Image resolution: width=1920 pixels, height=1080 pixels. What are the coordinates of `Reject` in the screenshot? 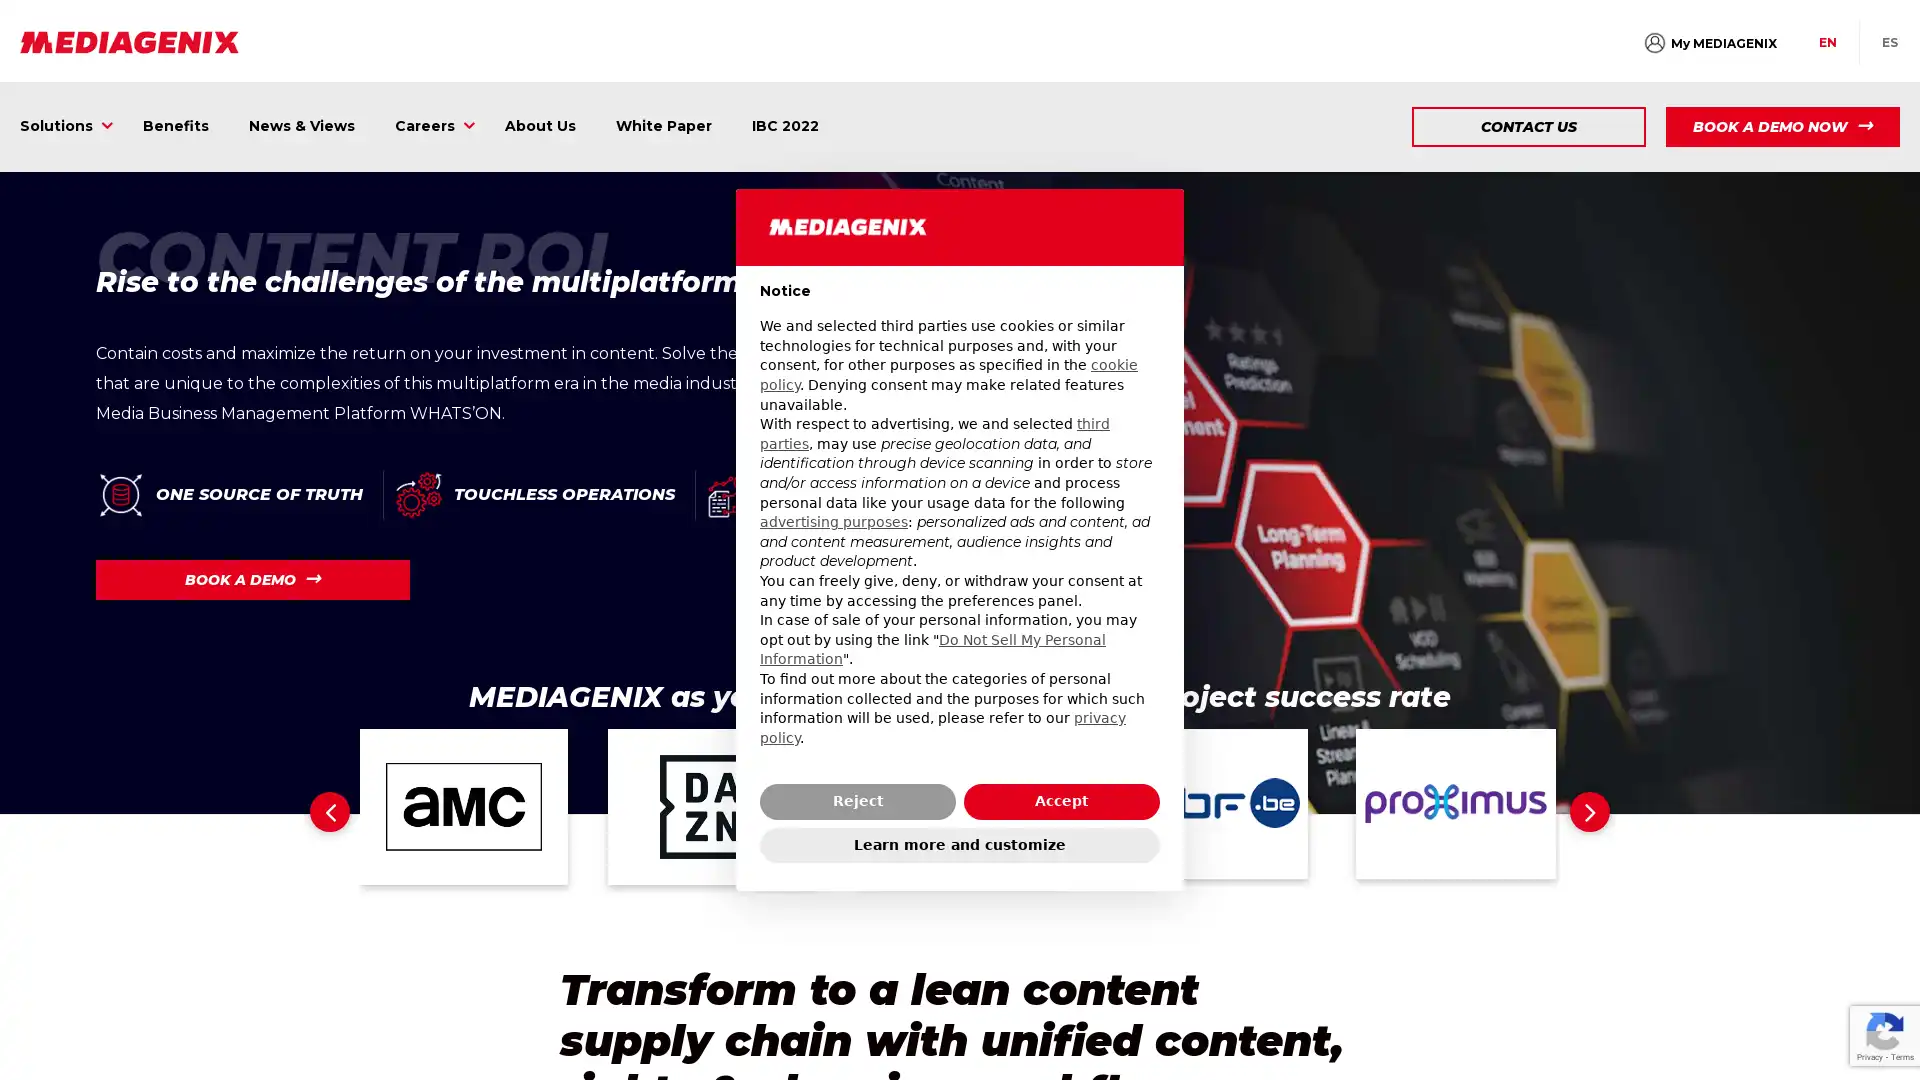 It's located at (858, 800).